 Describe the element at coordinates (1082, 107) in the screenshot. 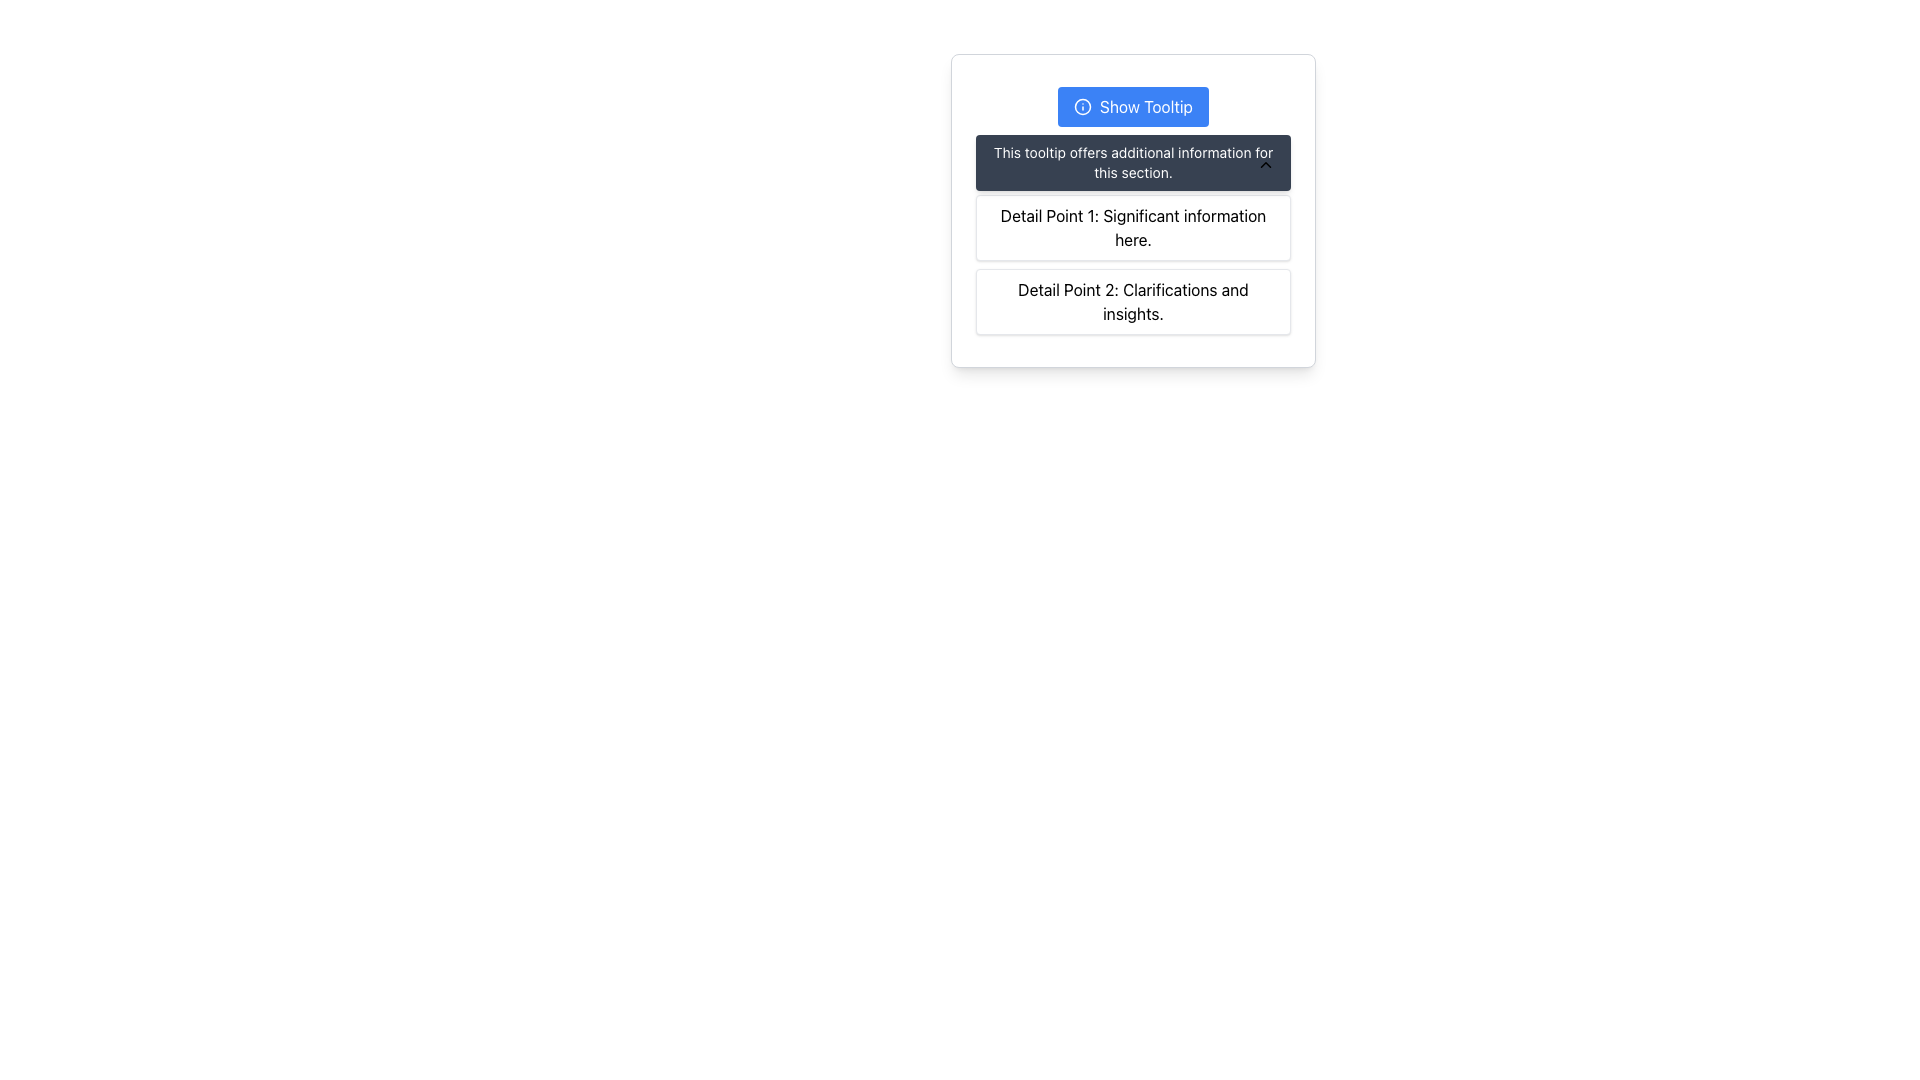

I see `the blue 'Show Tooltip' button that contains the small circular icon with a stylized 'i' symbol, located towards the left side of the button` at that location.